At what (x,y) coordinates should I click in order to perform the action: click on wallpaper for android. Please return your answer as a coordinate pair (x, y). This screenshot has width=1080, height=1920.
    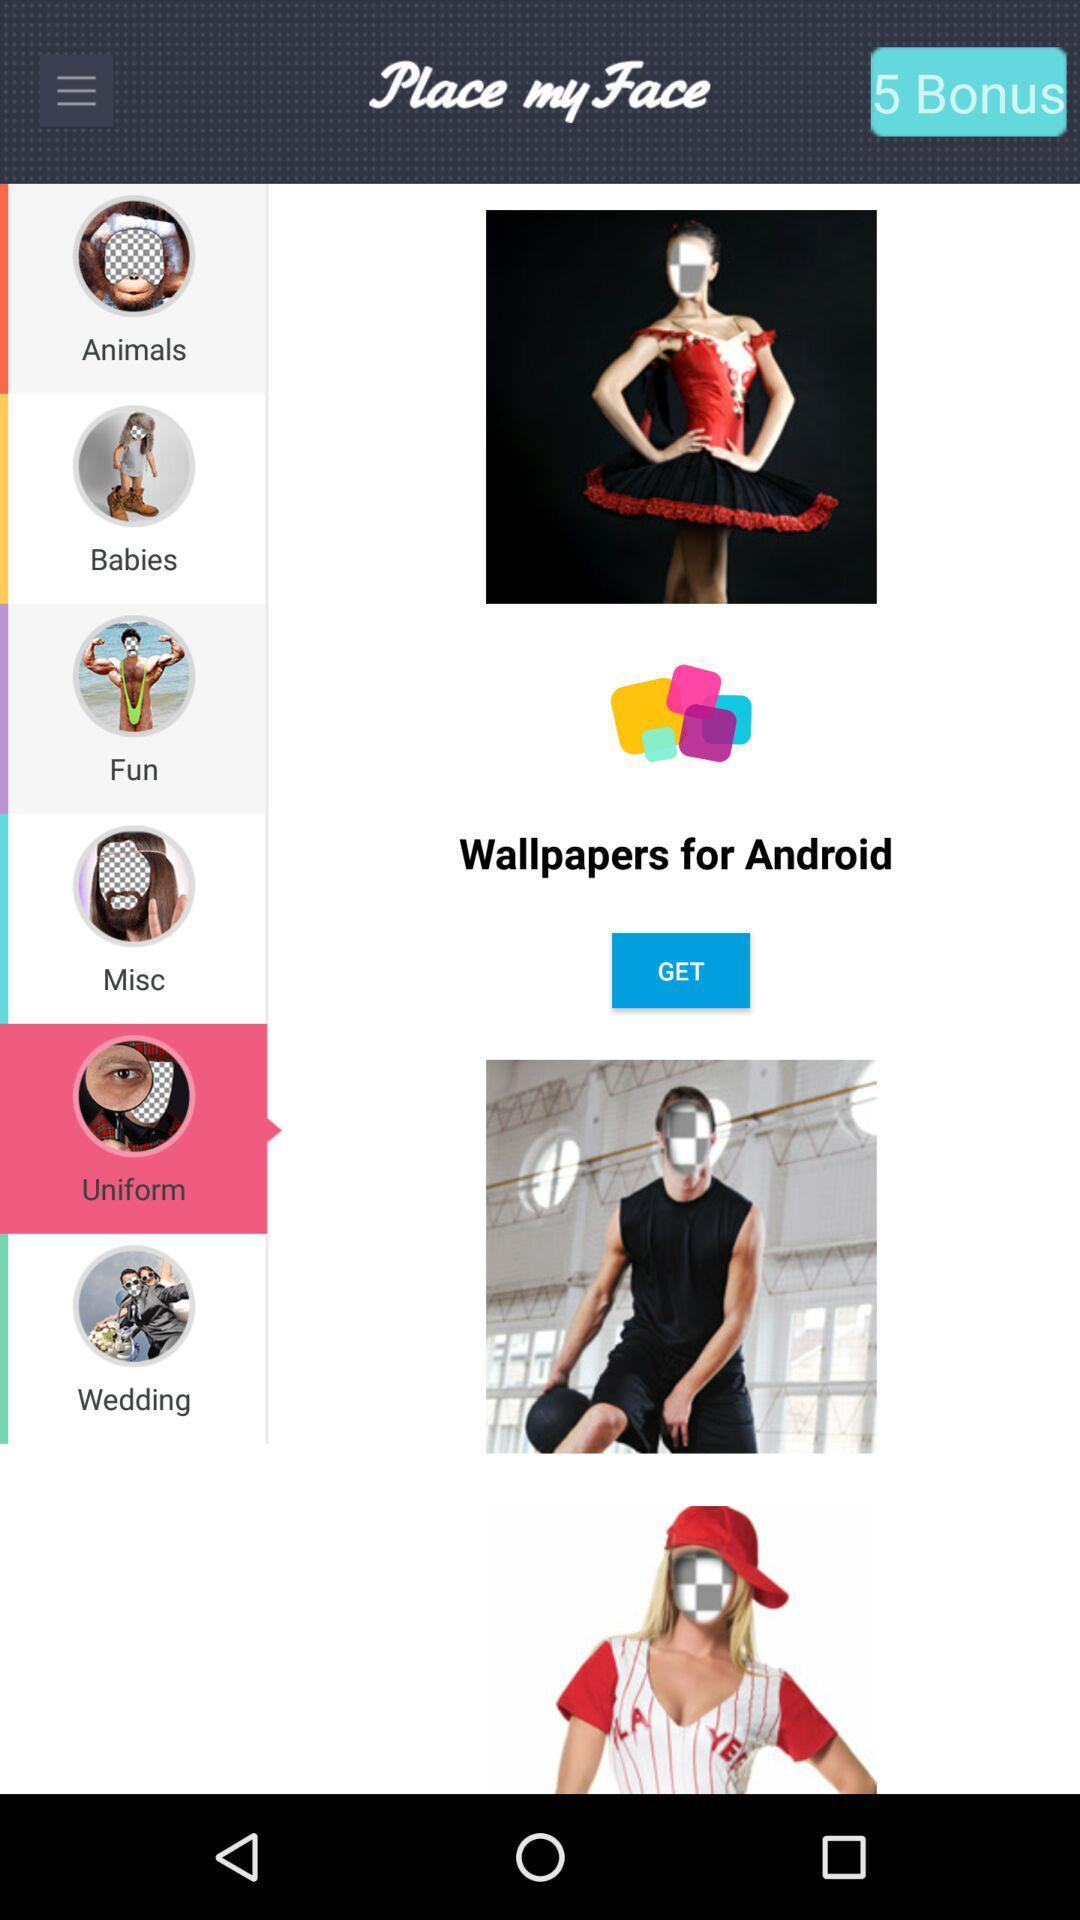
    Looking at the image, I should click on (680, 714).